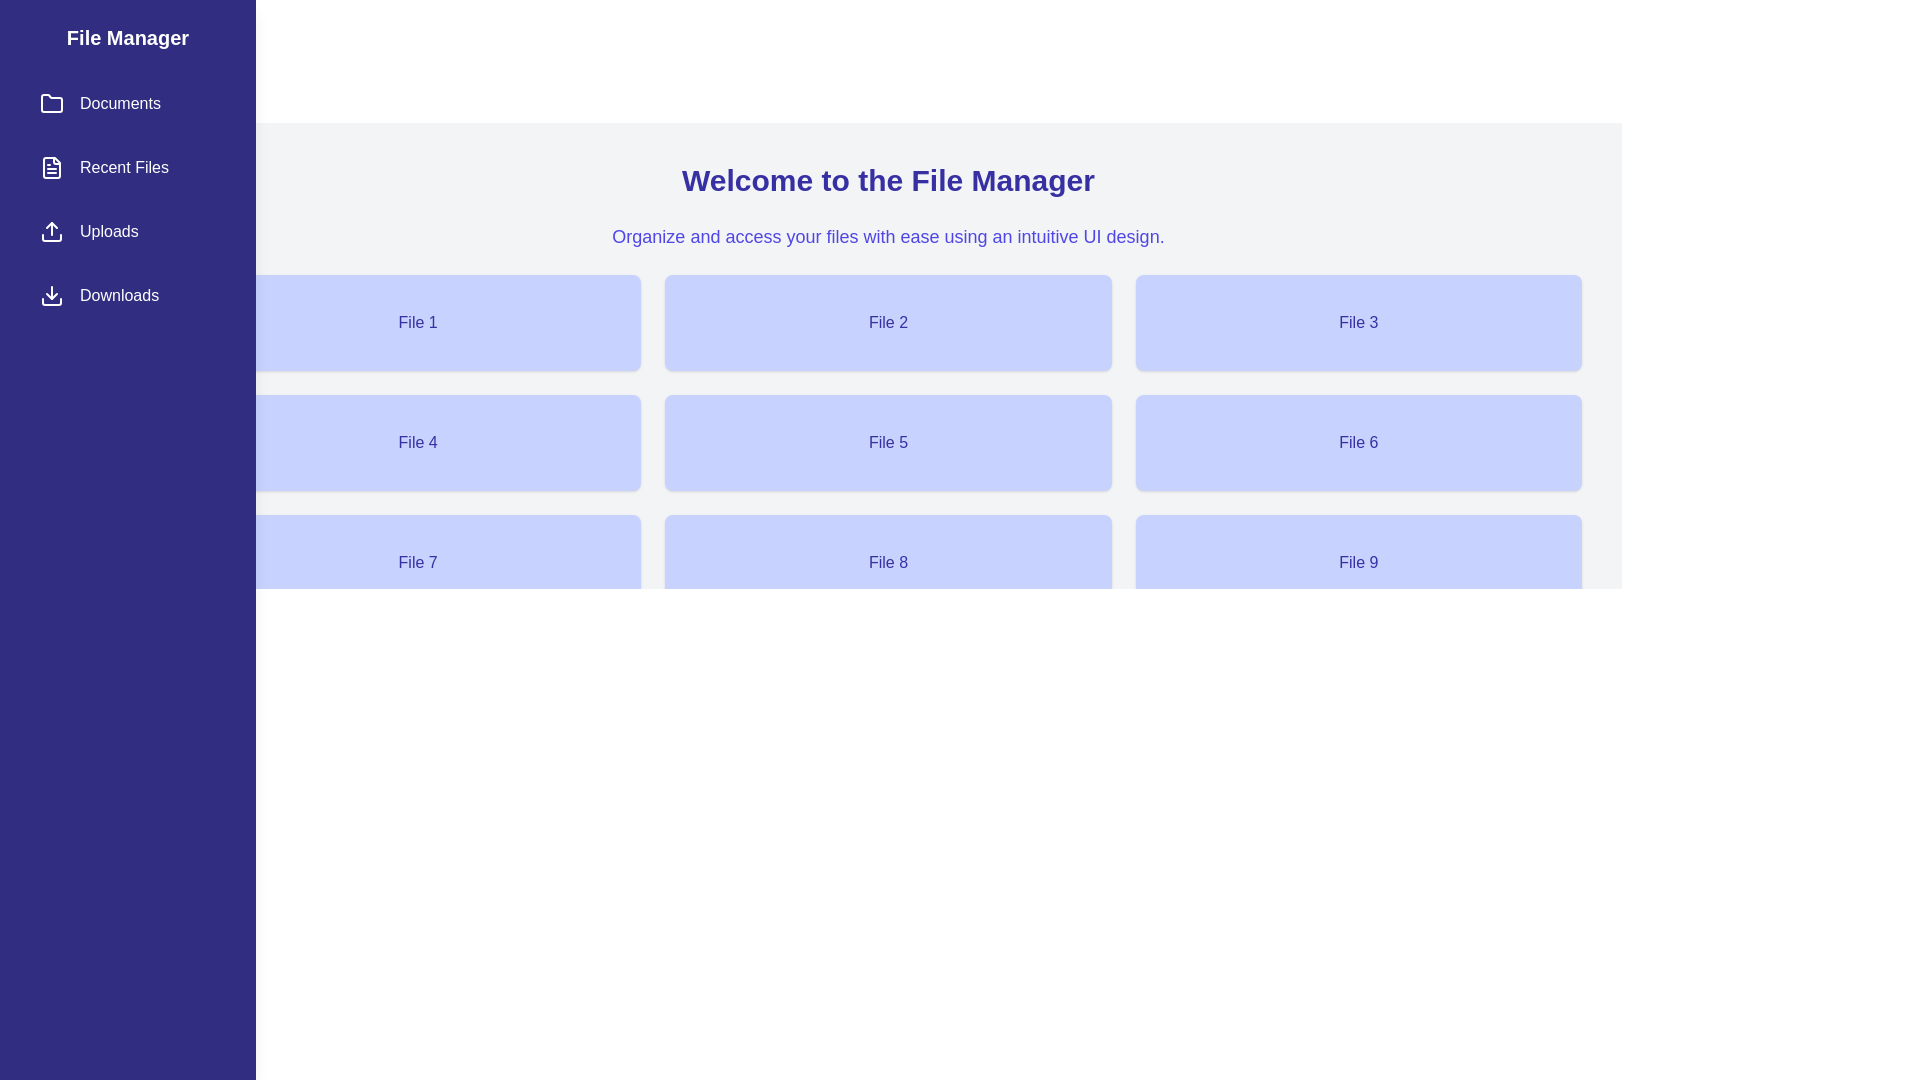 The image size is (1920, 1080). Describe the element at coordinates (127, 167) in the screenshot. I see `the sidebar menu category Recent Files` at that location.